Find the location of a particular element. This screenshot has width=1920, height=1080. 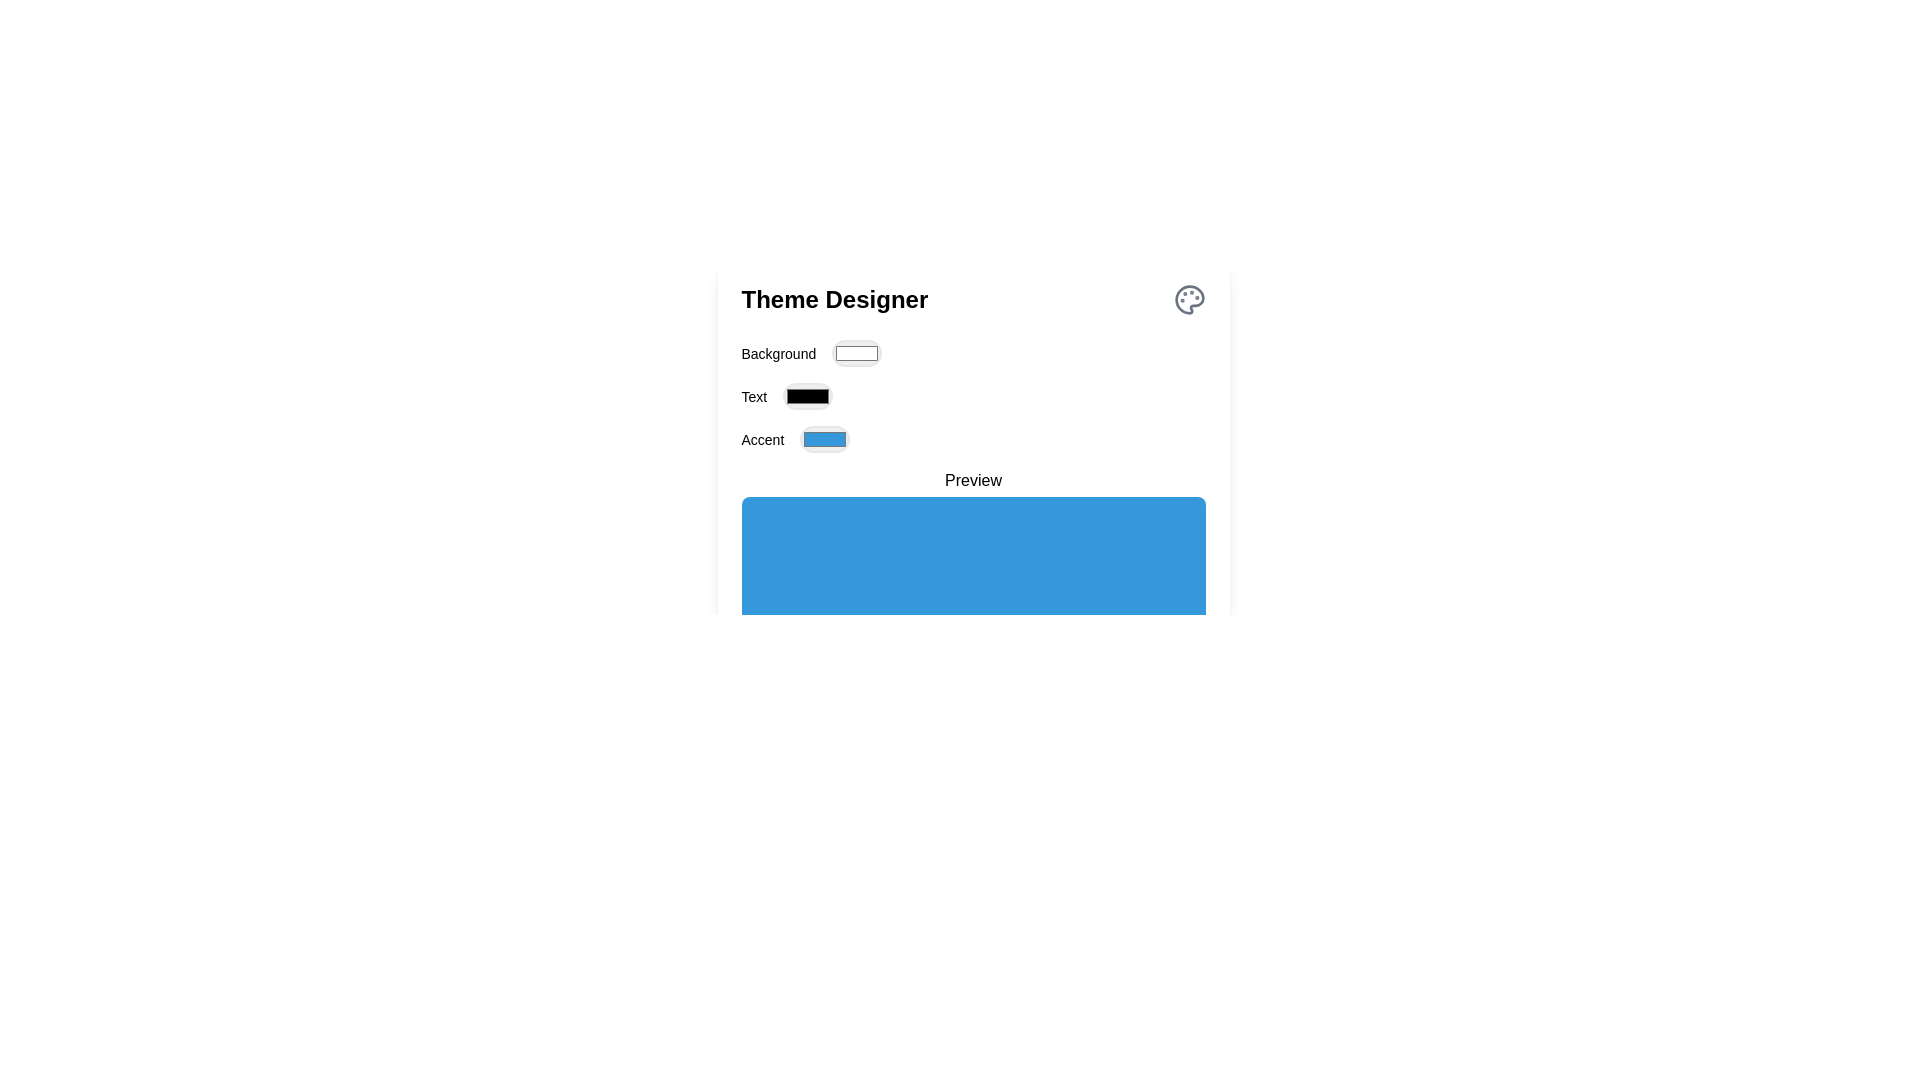

the Color picker button located directly to the right of the 'Background' label is located at coordinates (857, 352).